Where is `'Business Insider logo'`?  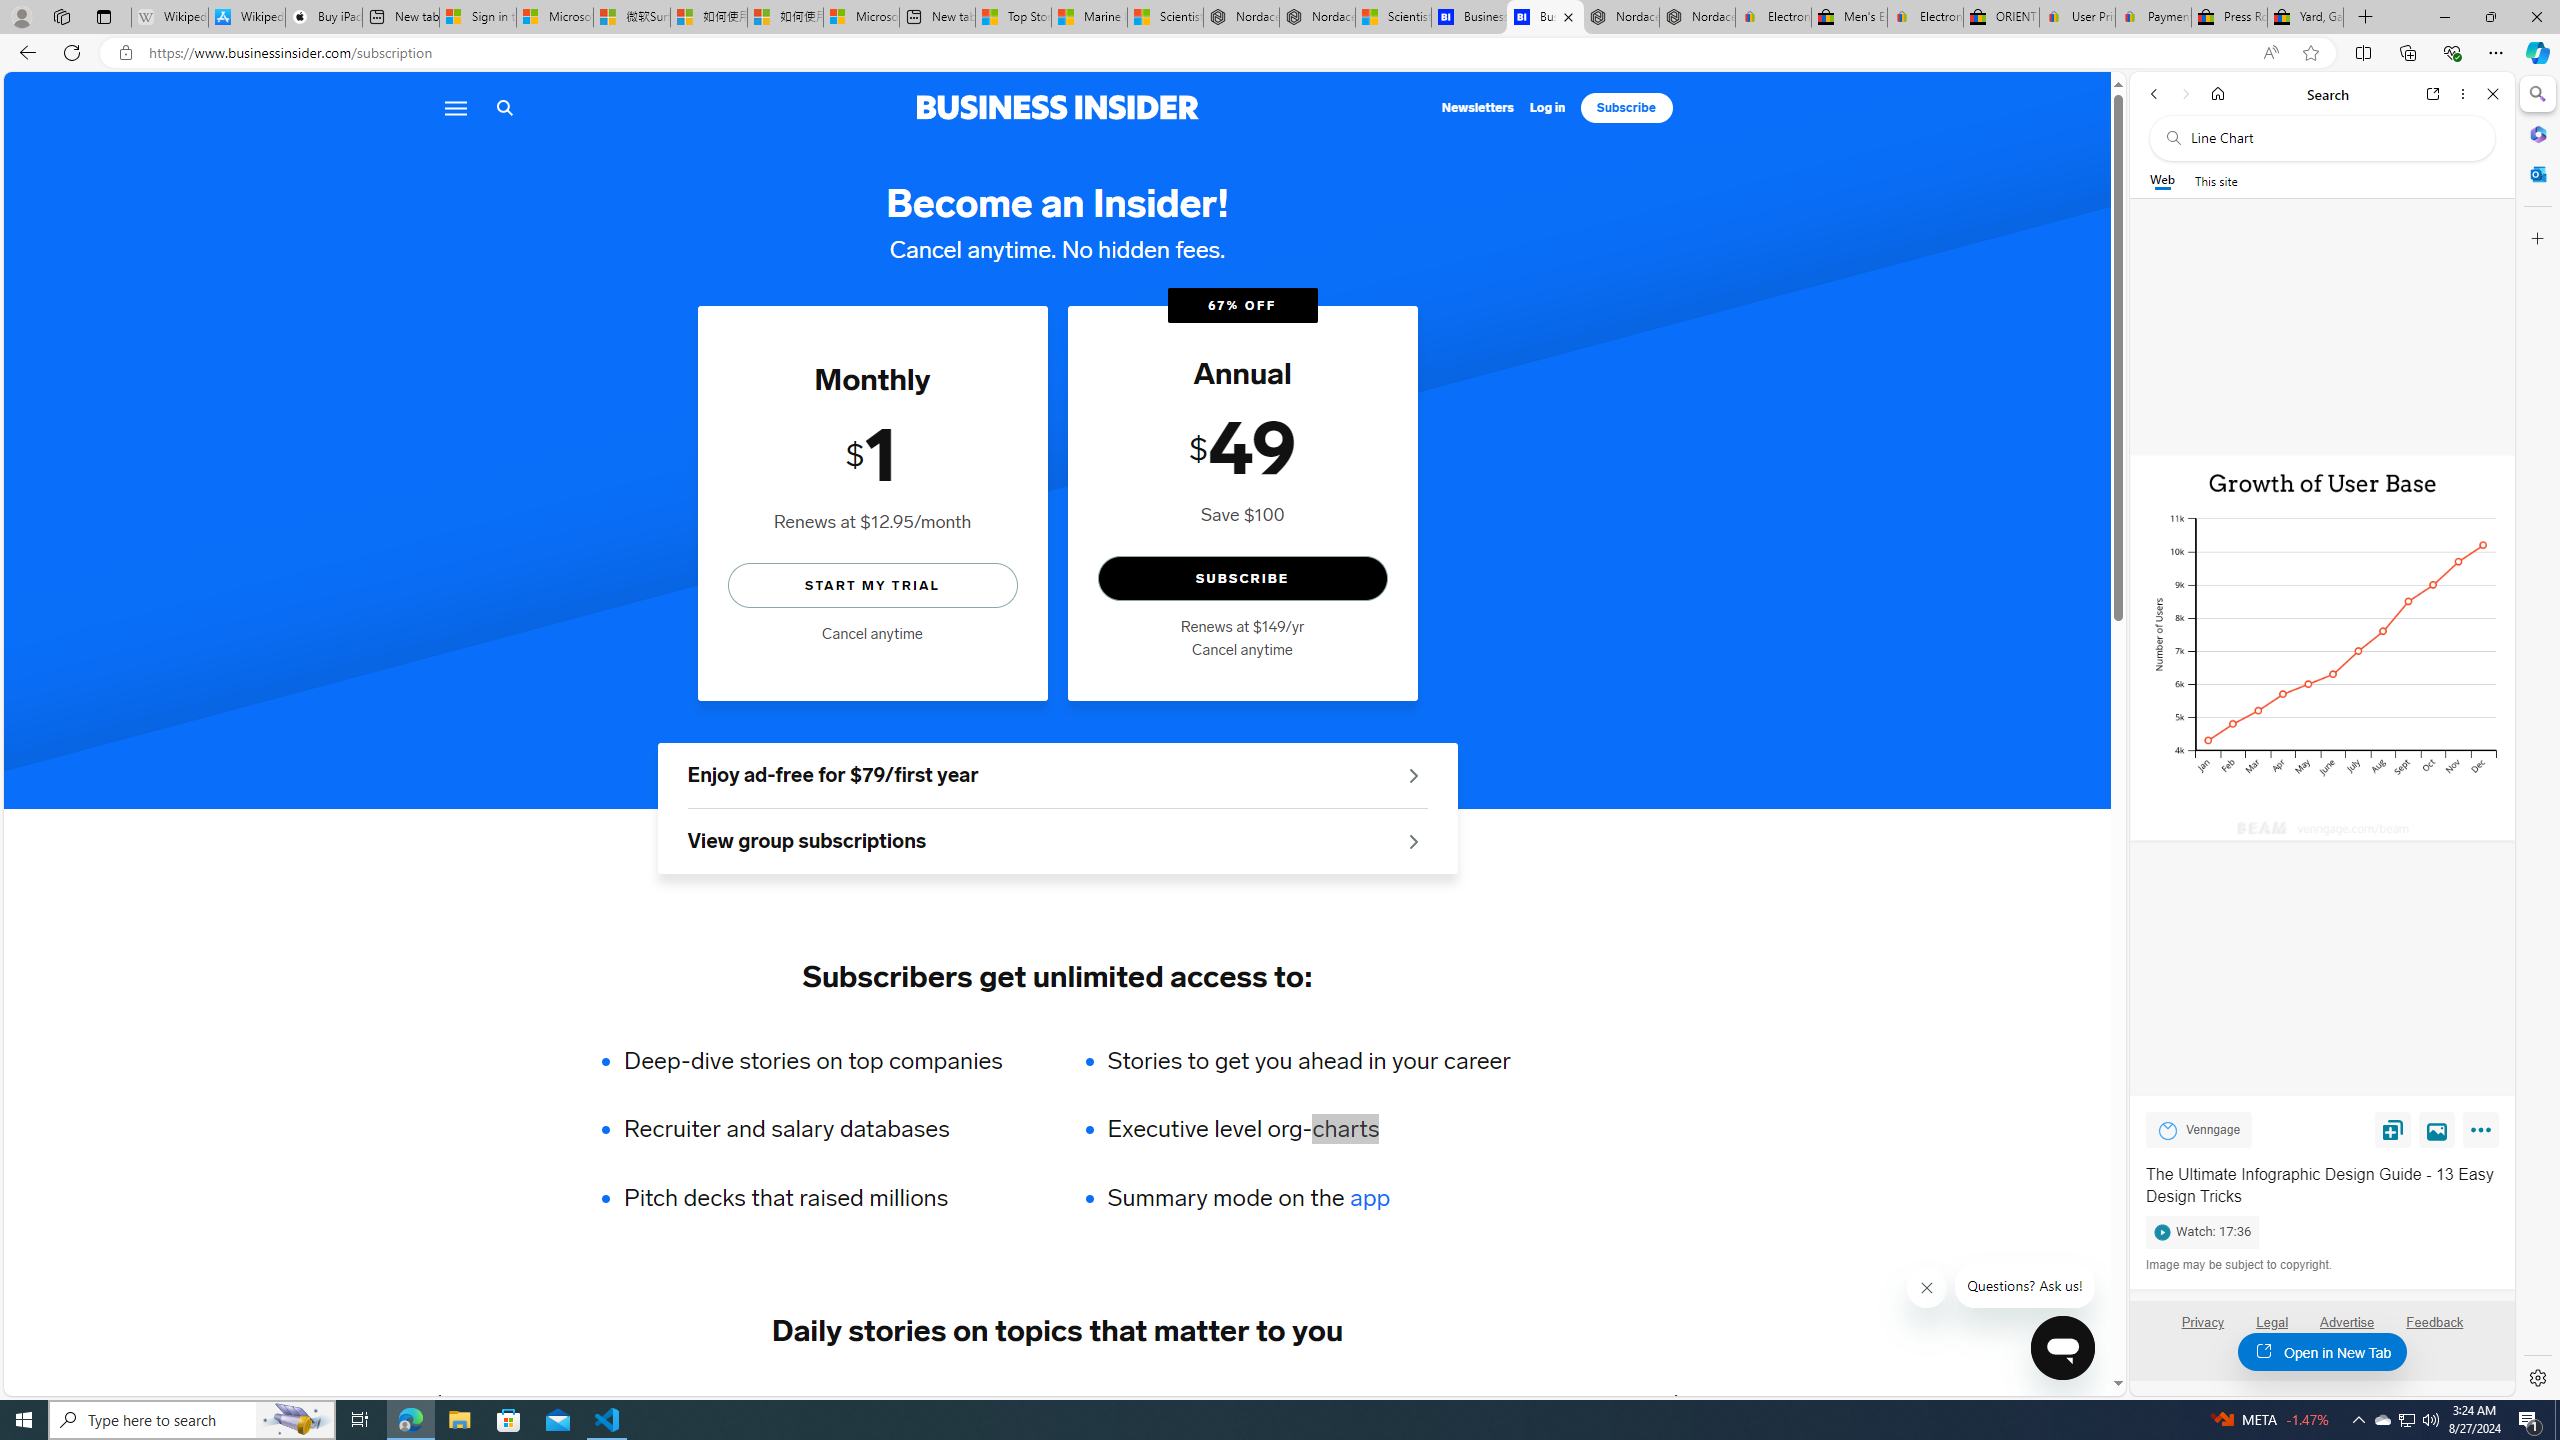 'Business Insider logo' is located at coordinates (1056, 107).